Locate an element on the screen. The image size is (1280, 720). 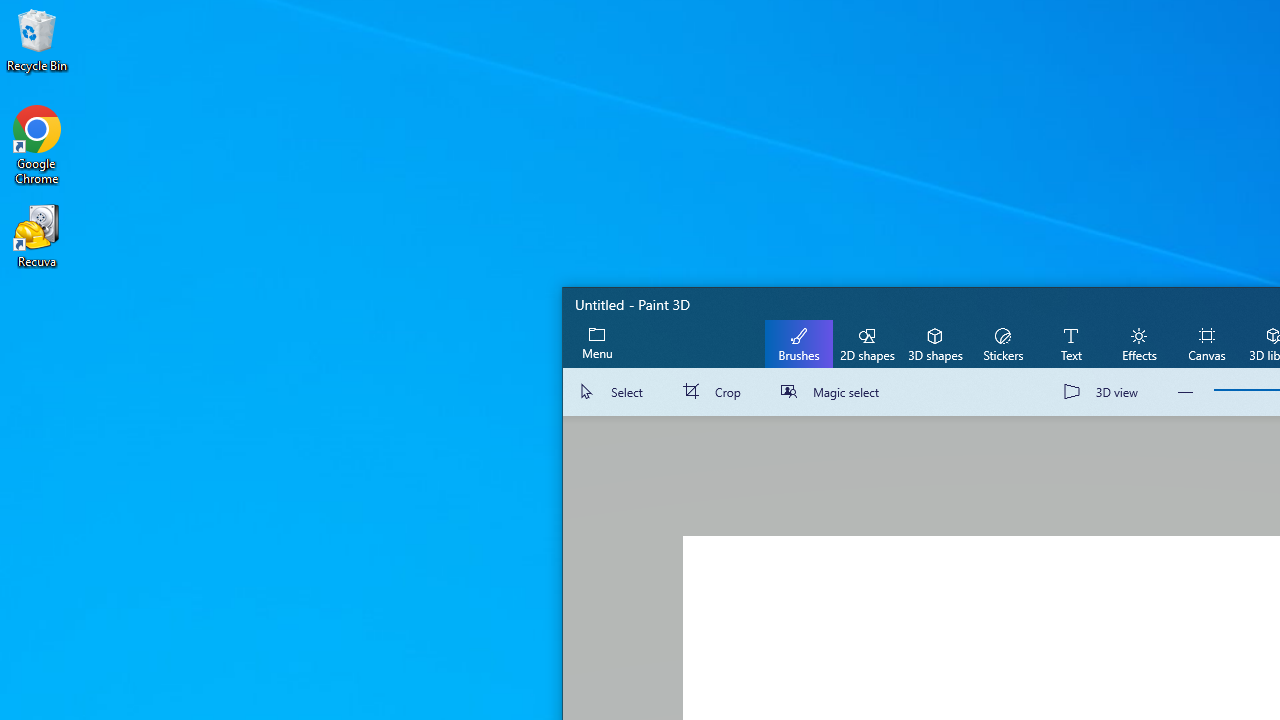
'Crop' is located at coordinates (716, 392).